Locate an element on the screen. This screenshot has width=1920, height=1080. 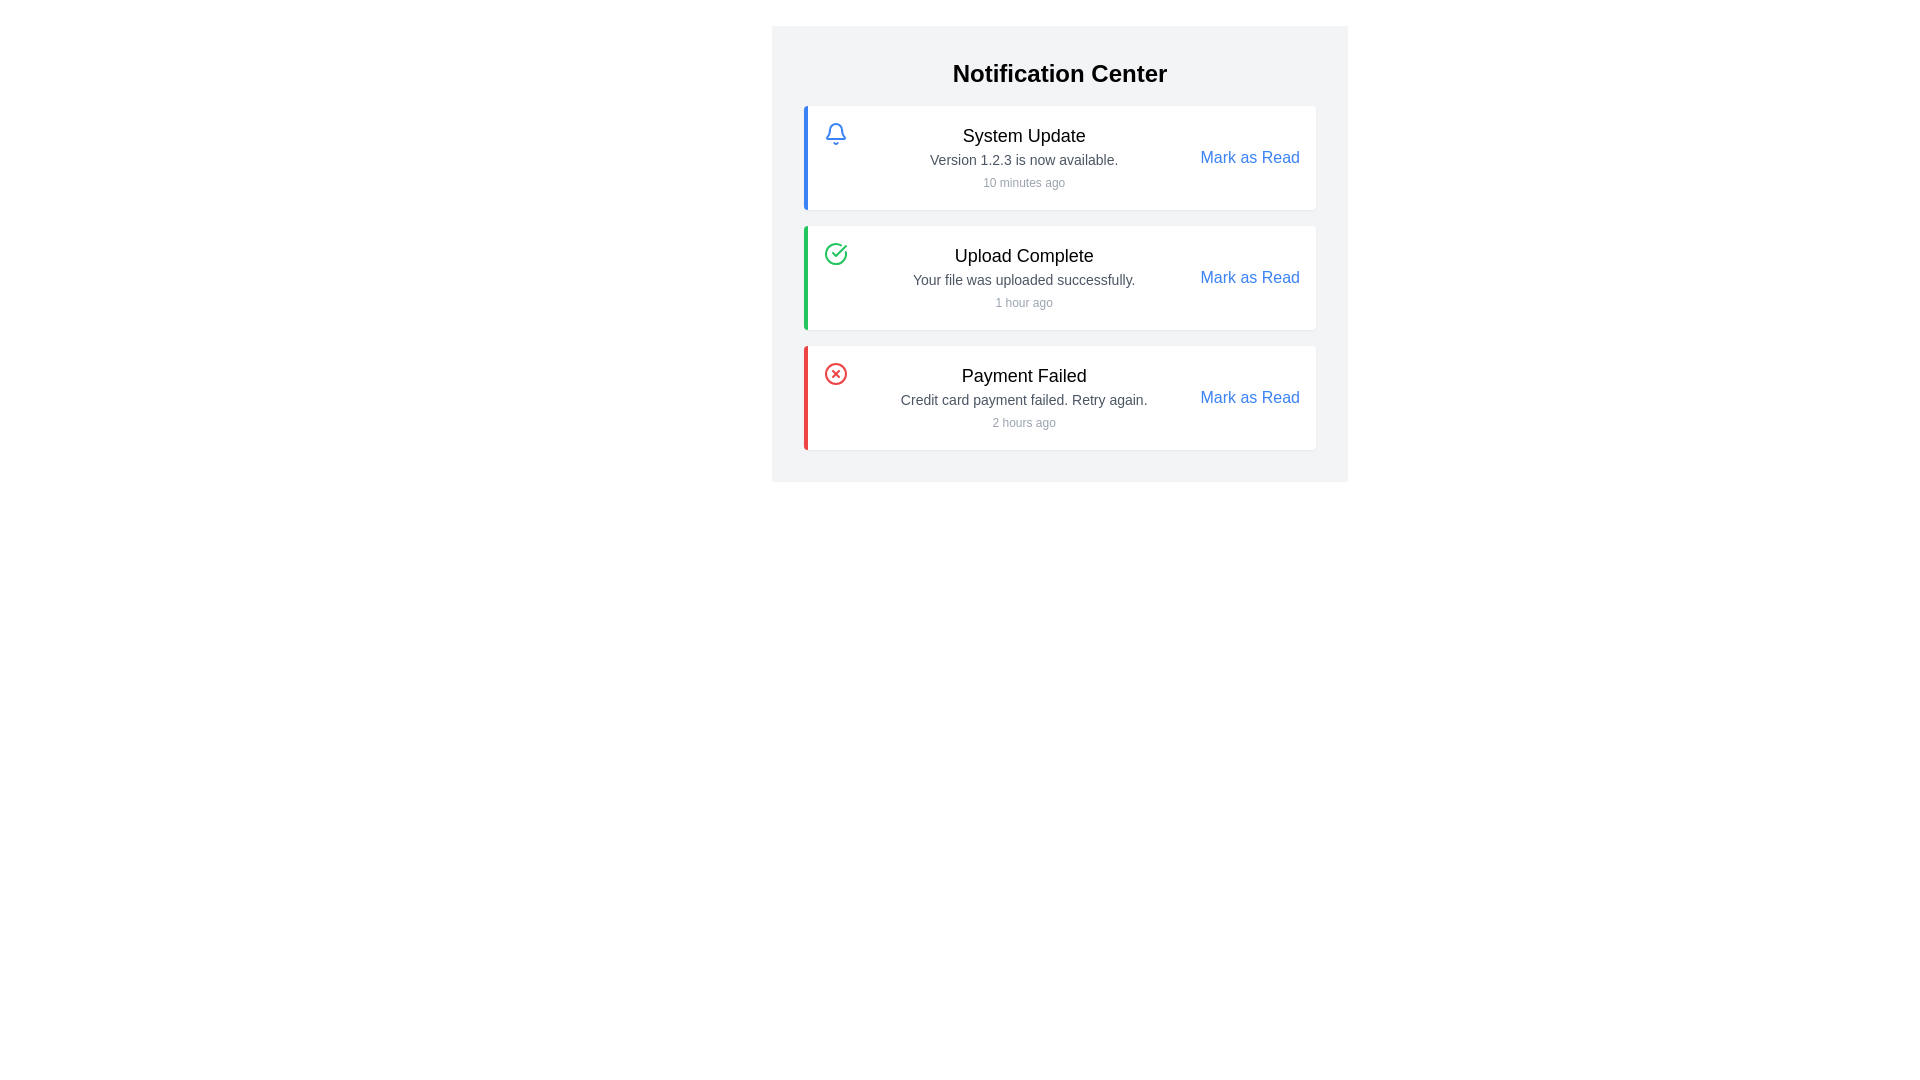
the timestamp text label in the notification card titled 'Upload Complete', which displays the relative time elapsed since the notification occurred is located at coordinates (1024, 303).